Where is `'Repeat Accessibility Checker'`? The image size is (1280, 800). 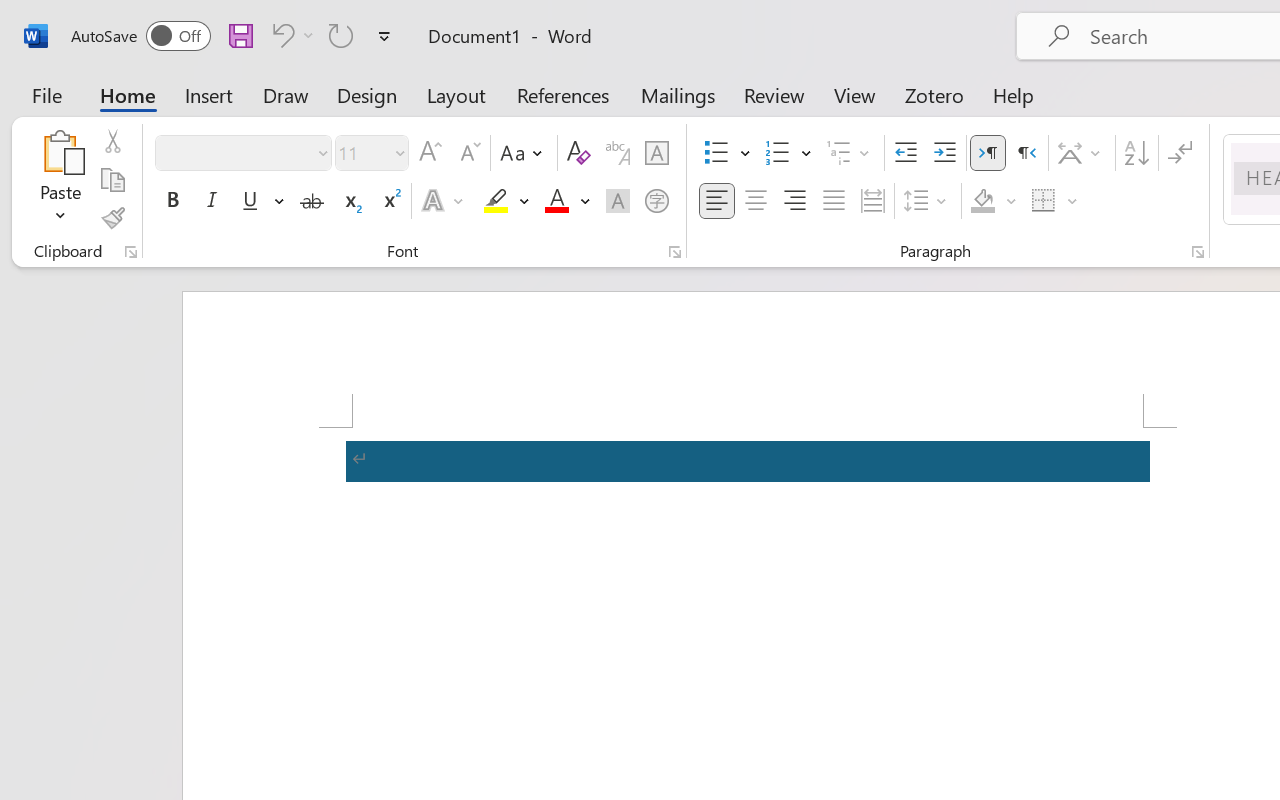 'Repeat Accessibility Checker' is located at coordinates (341, 34).